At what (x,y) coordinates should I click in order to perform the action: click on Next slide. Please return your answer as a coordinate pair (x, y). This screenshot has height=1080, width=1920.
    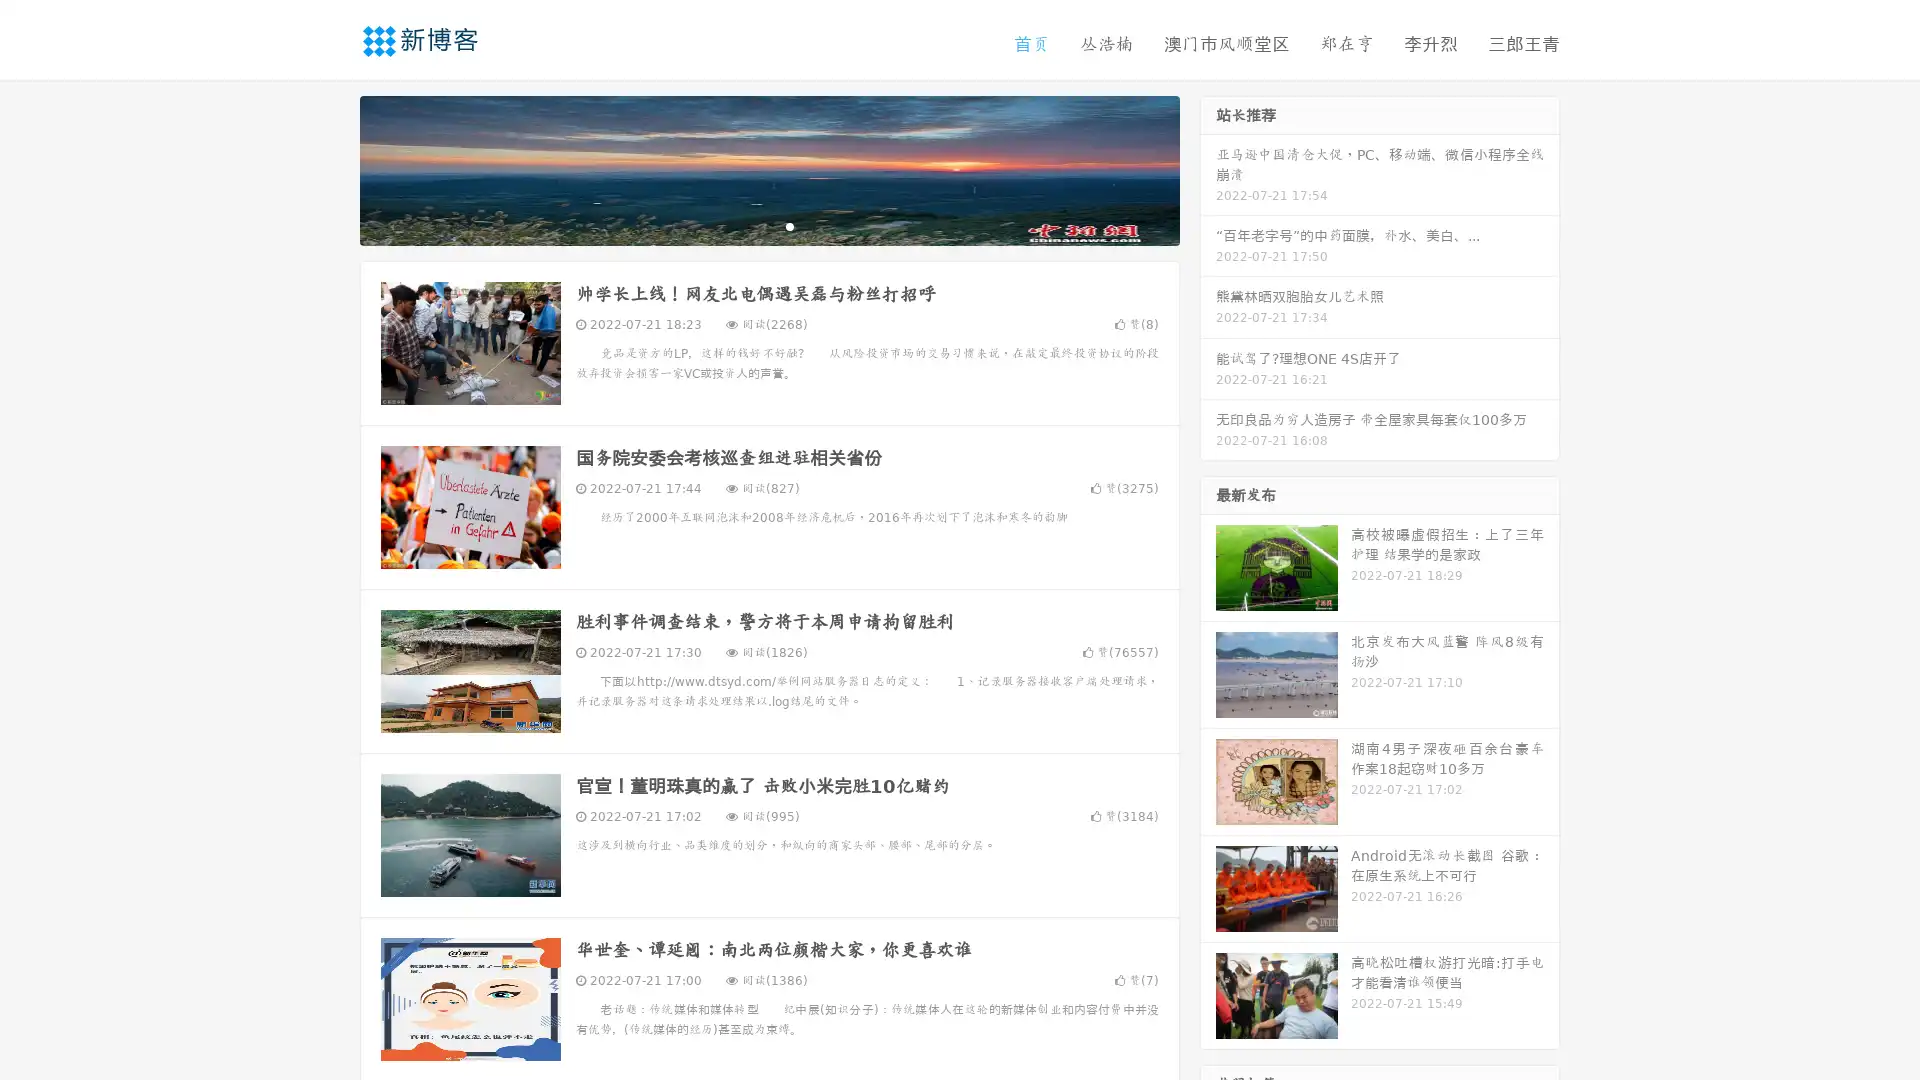
    Looking at the image, I should click on (1208, 168).